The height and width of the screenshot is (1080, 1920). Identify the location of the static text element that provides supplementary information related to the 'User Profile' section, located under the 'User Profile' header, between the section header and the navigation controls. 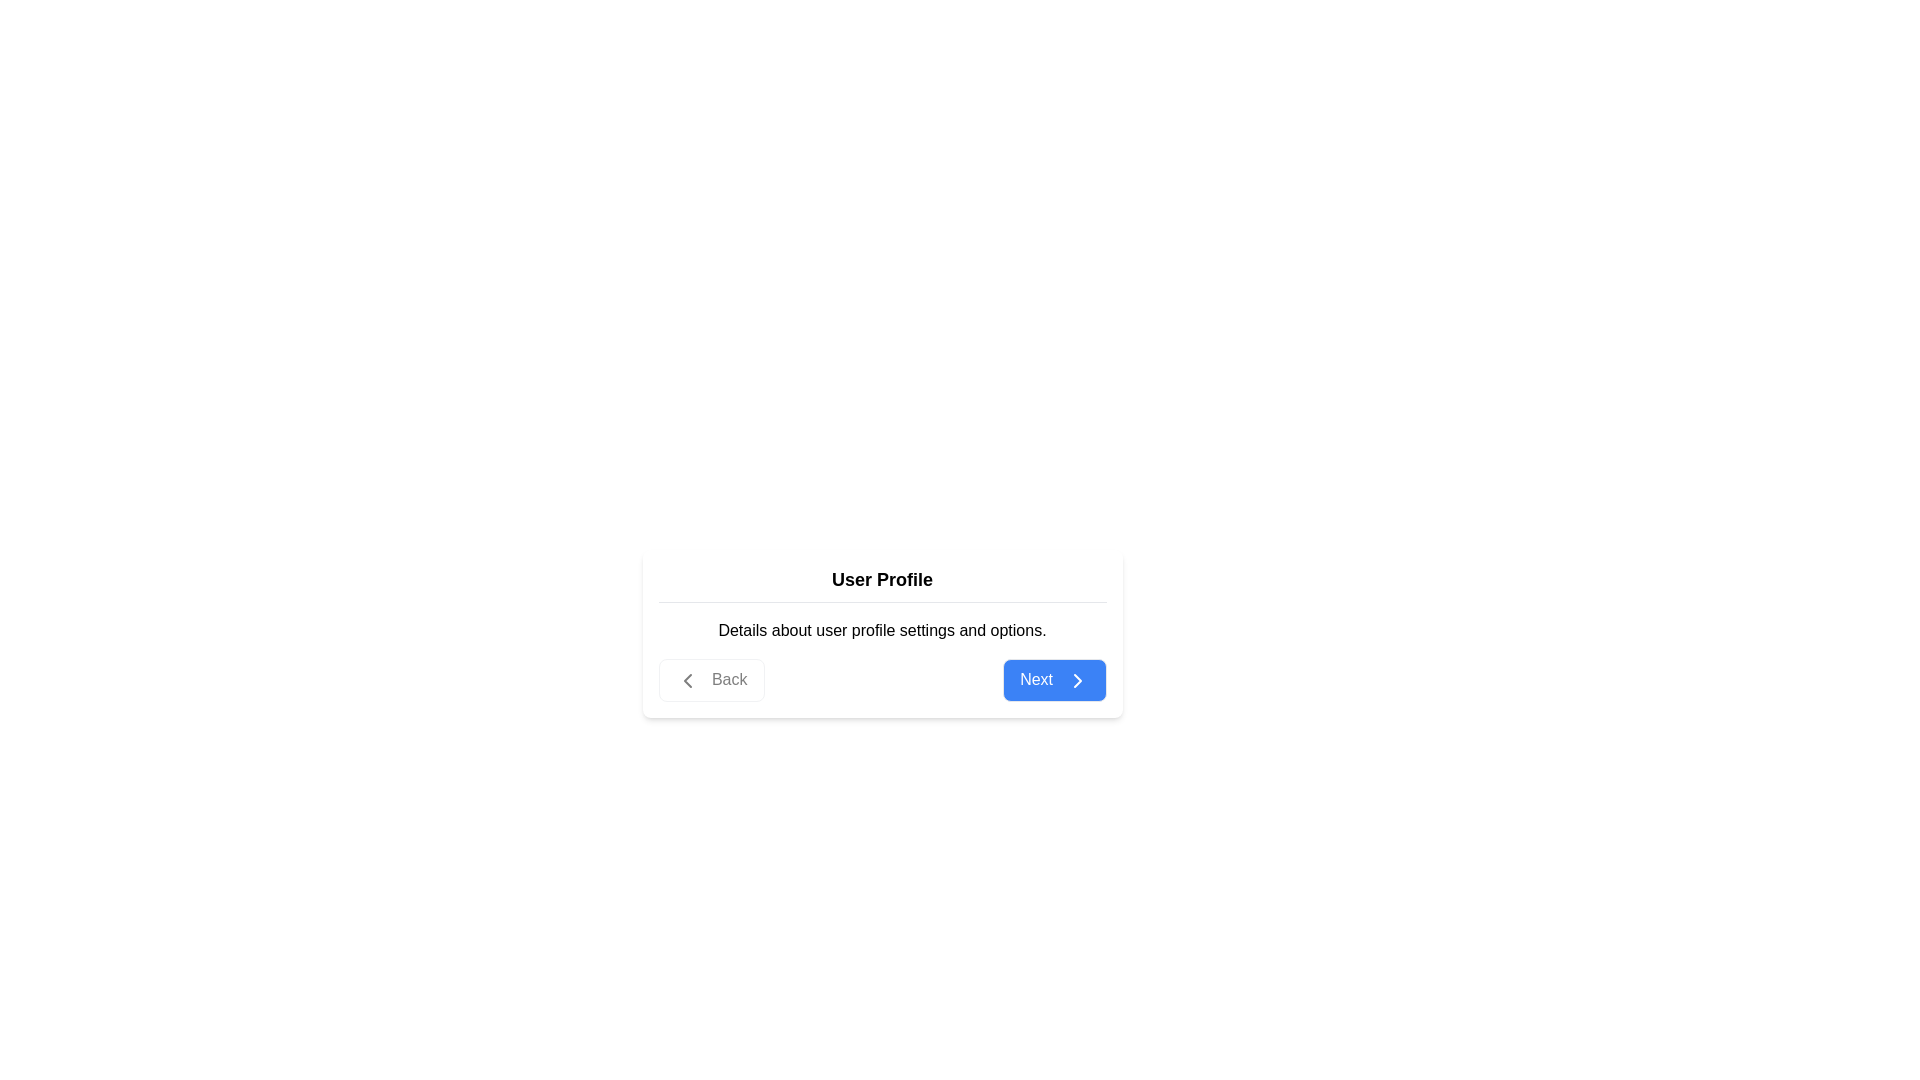
(881, 631).